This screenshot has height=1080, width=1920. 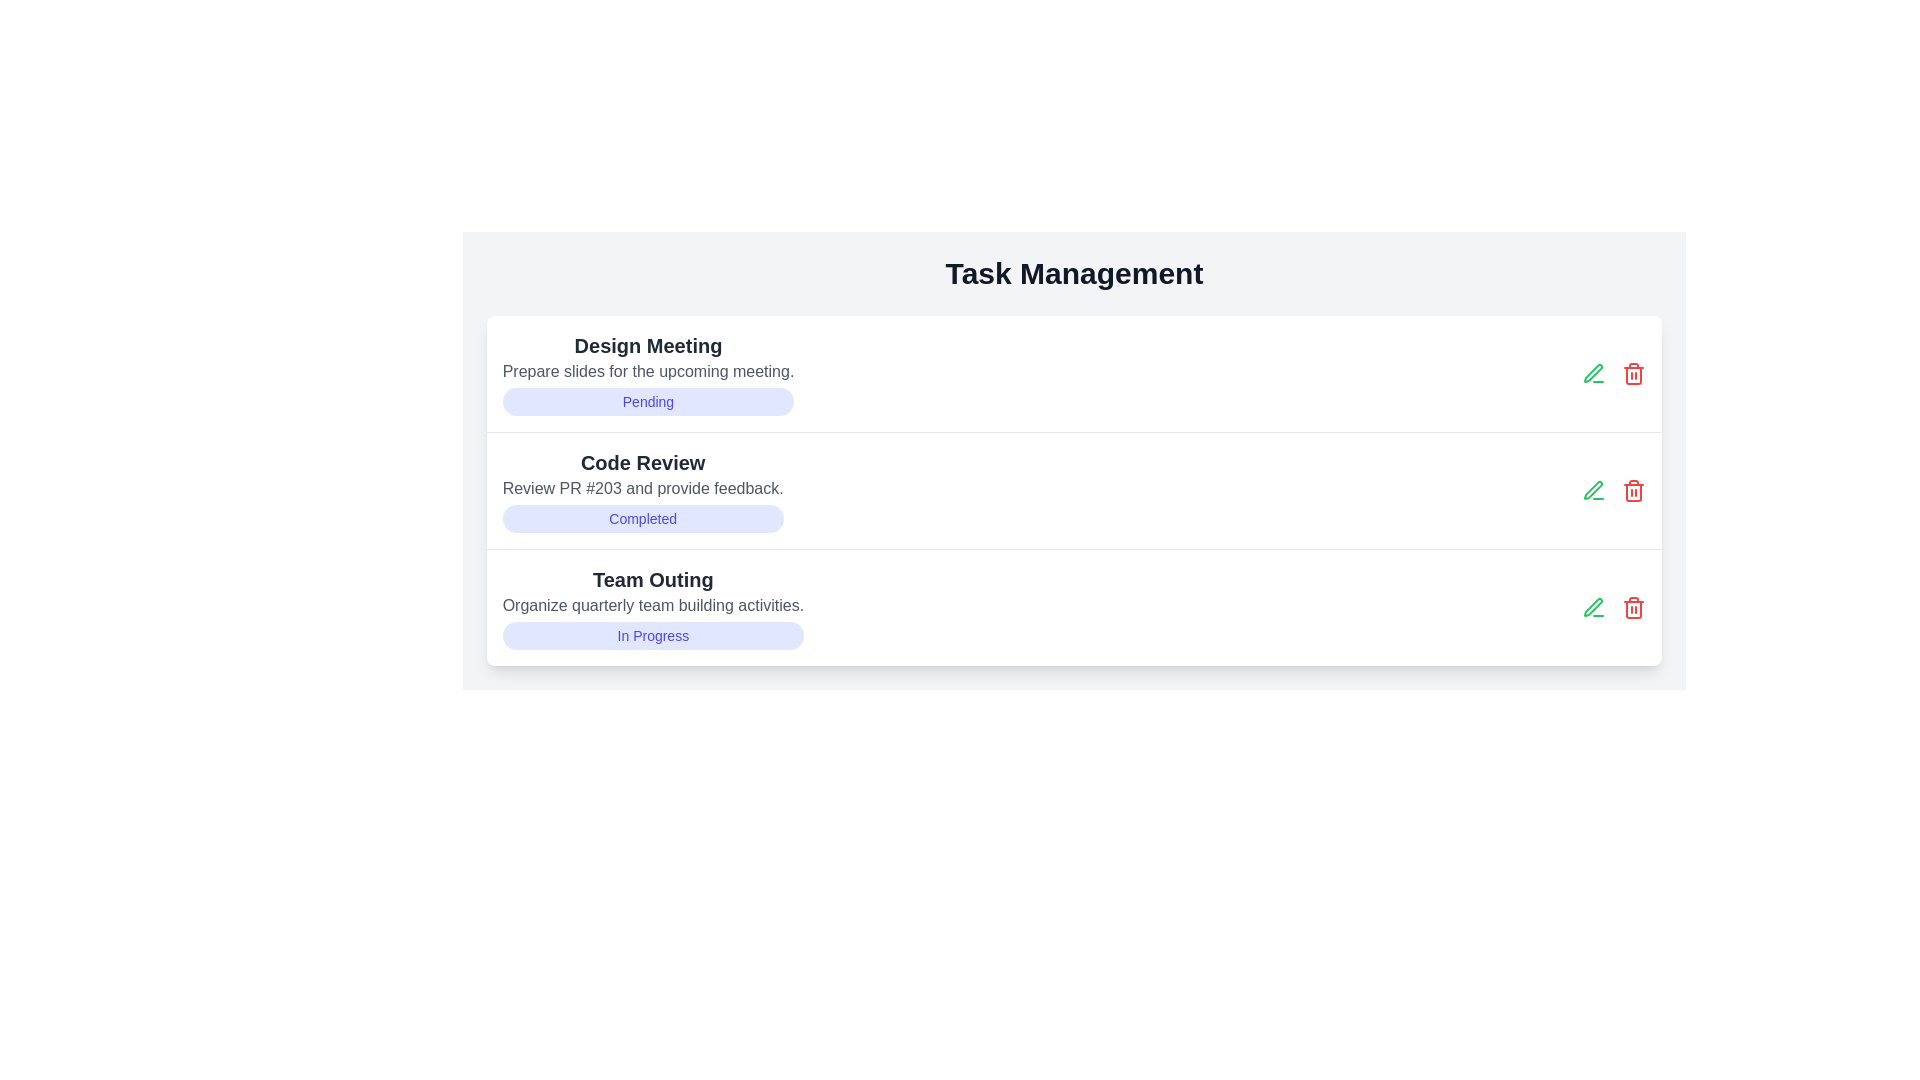 I want to click on the Status badge indicating the current state of 'In Progress' for the task 'Team Outing', which is positioned below the texts related to the task, so click(x=653, y=636).